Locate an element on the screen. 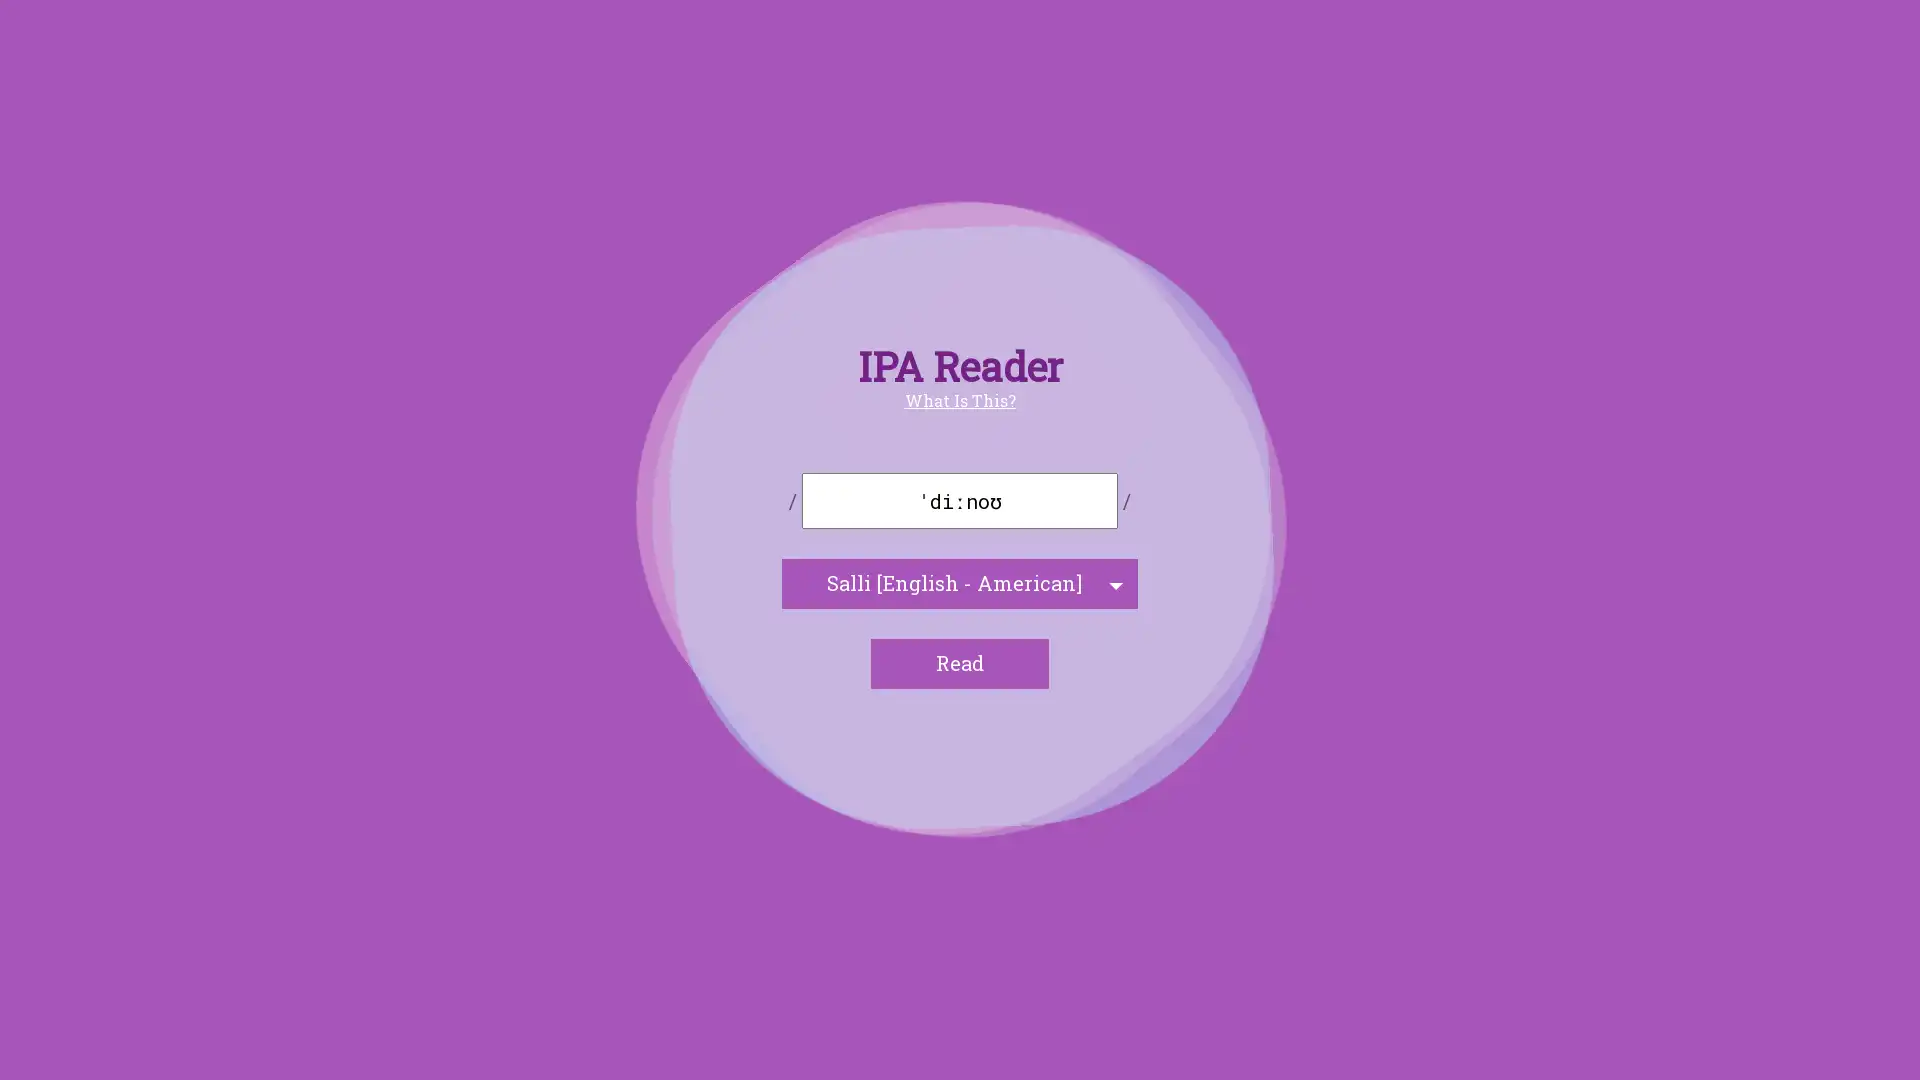 The width and height of the screenshot is (1920, 1080). Read is located at coordinates (960, 663).